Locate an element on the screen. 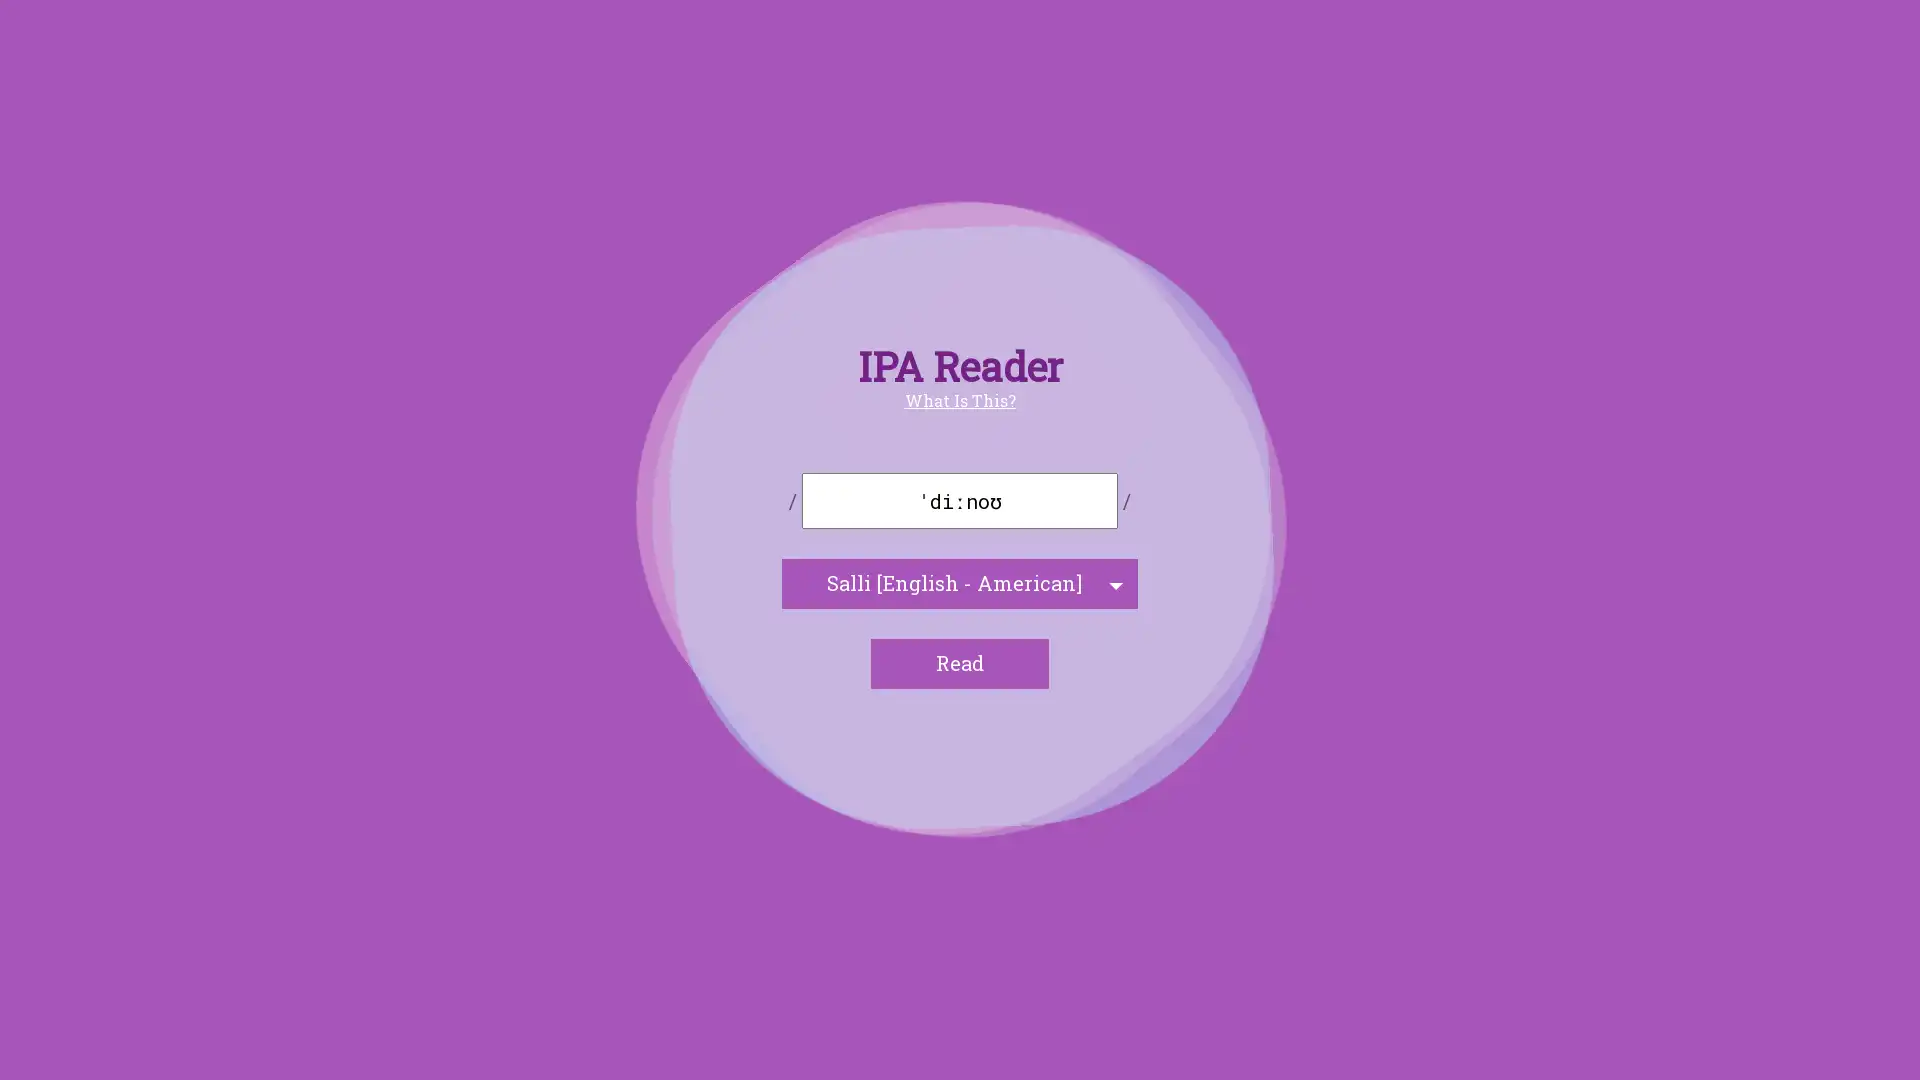 The width and height of the screenshot is (1920, 1080). Read is located at coordinates (960, 663).